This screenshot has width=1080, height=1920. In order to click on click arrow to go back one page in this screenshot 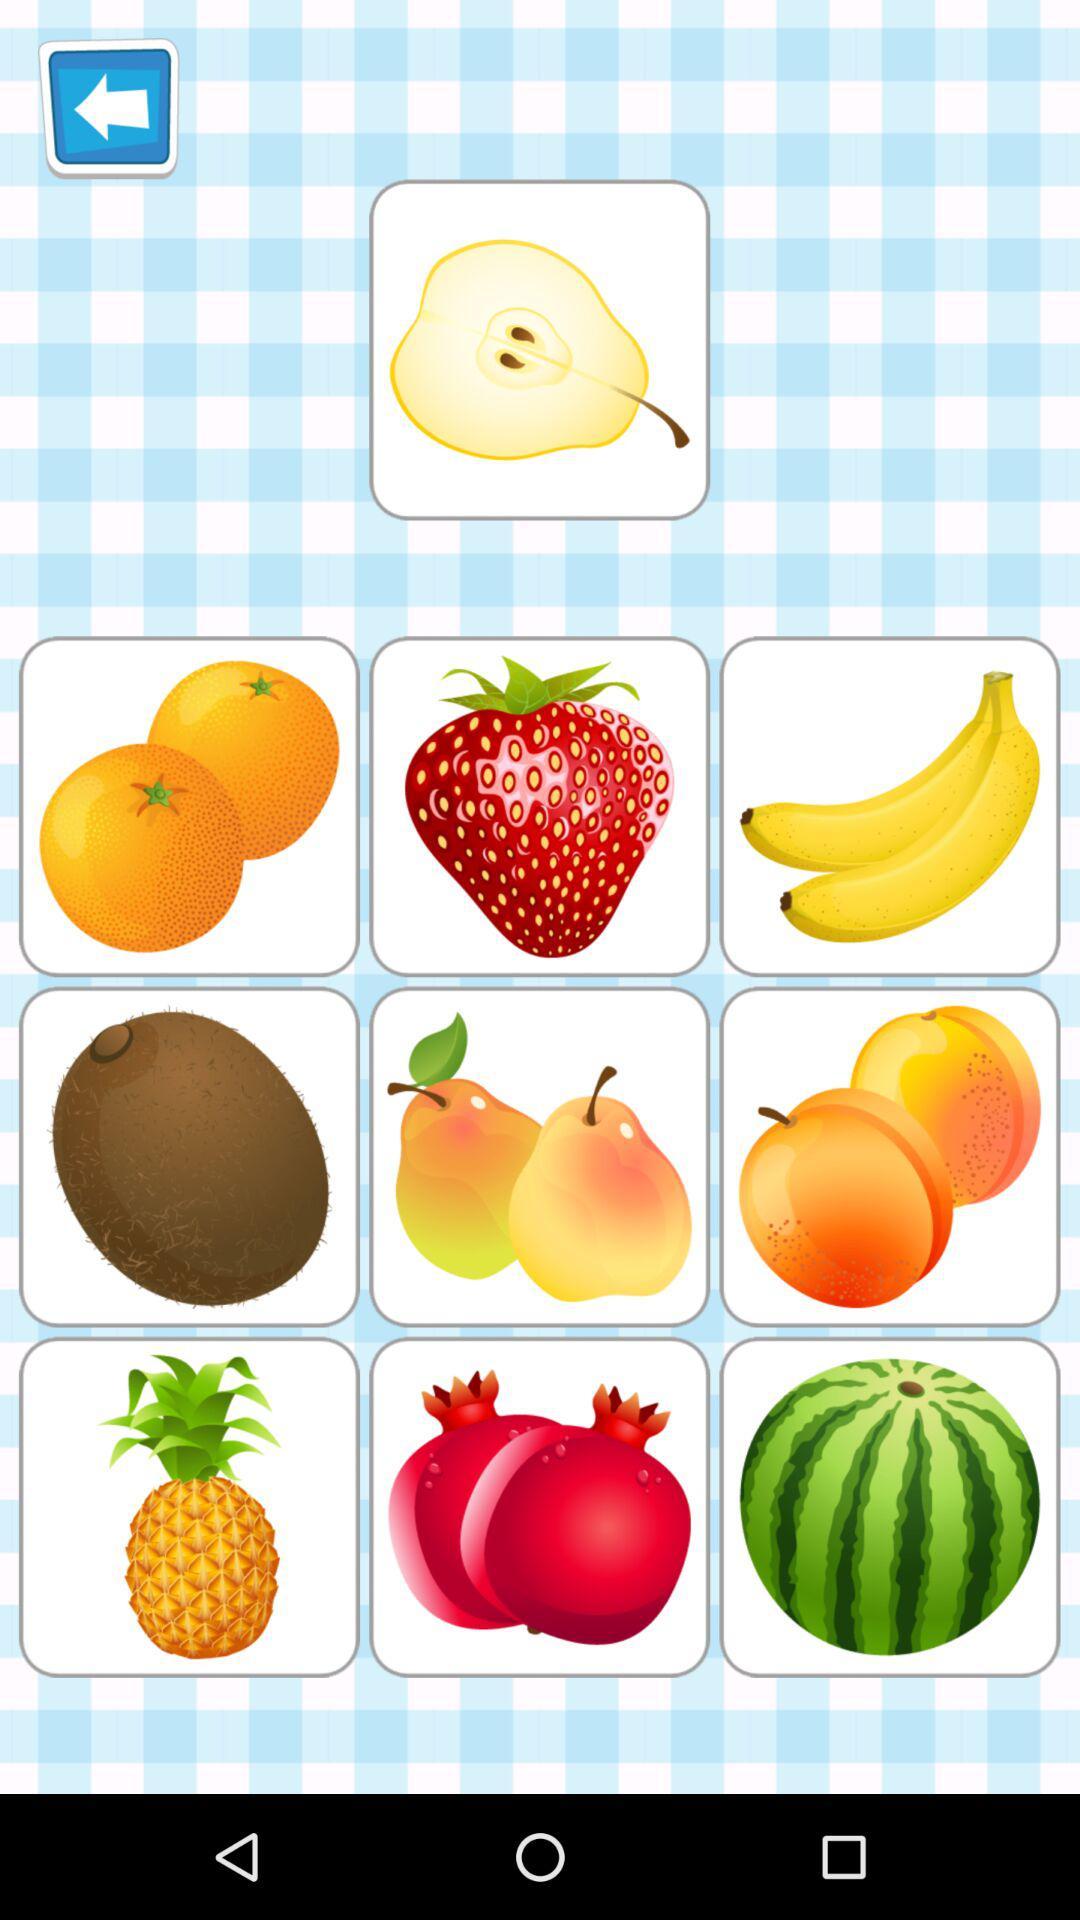, I will do `click(108, 107)`.